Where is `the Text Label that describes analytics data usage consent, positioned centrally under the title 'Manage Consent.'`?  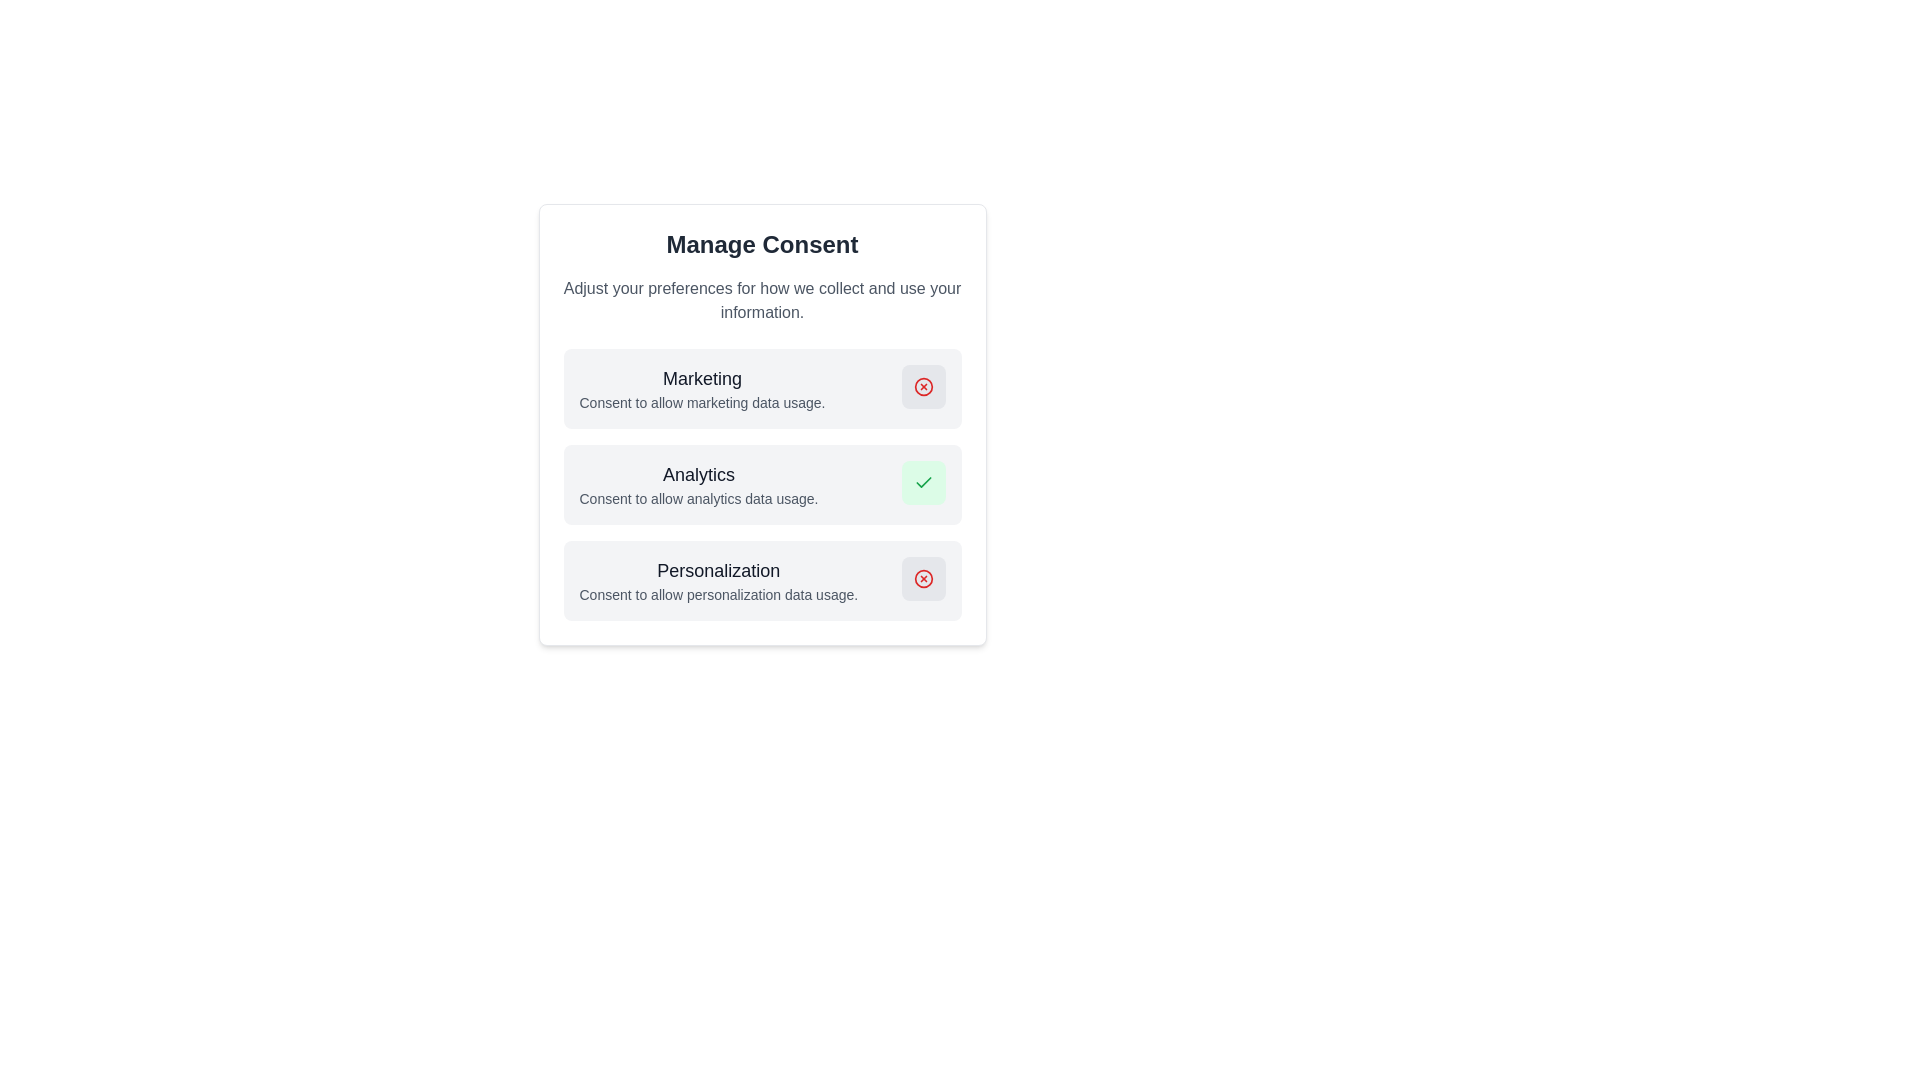
the Text Label that describes analytics data usage consent, positioned centrally under the title 'Manage Consent.' is located at coordinates (698, 474).